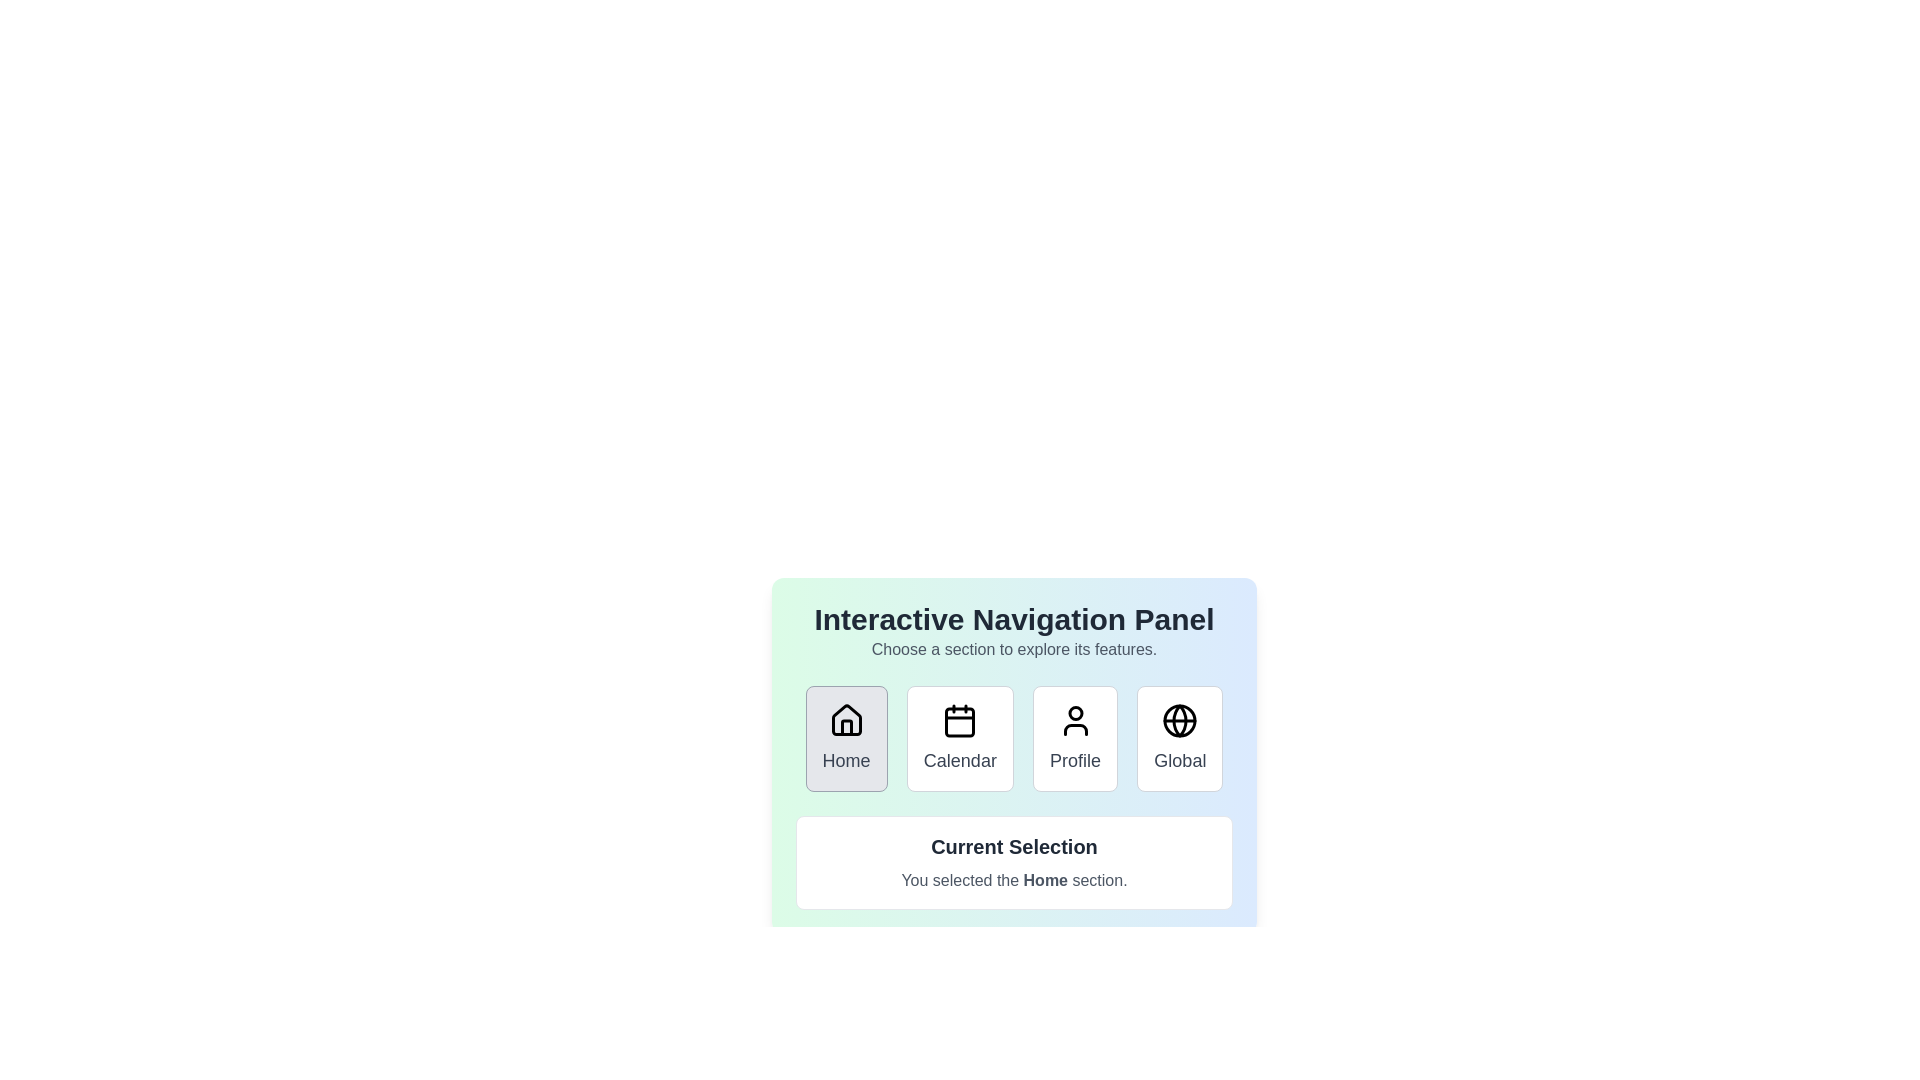  Describe the element at coordinates (1074, 721) in the screenshot. I see `the icon with a circular head and rounded shoulders located at the top center of the 'Profile' button` at that location.